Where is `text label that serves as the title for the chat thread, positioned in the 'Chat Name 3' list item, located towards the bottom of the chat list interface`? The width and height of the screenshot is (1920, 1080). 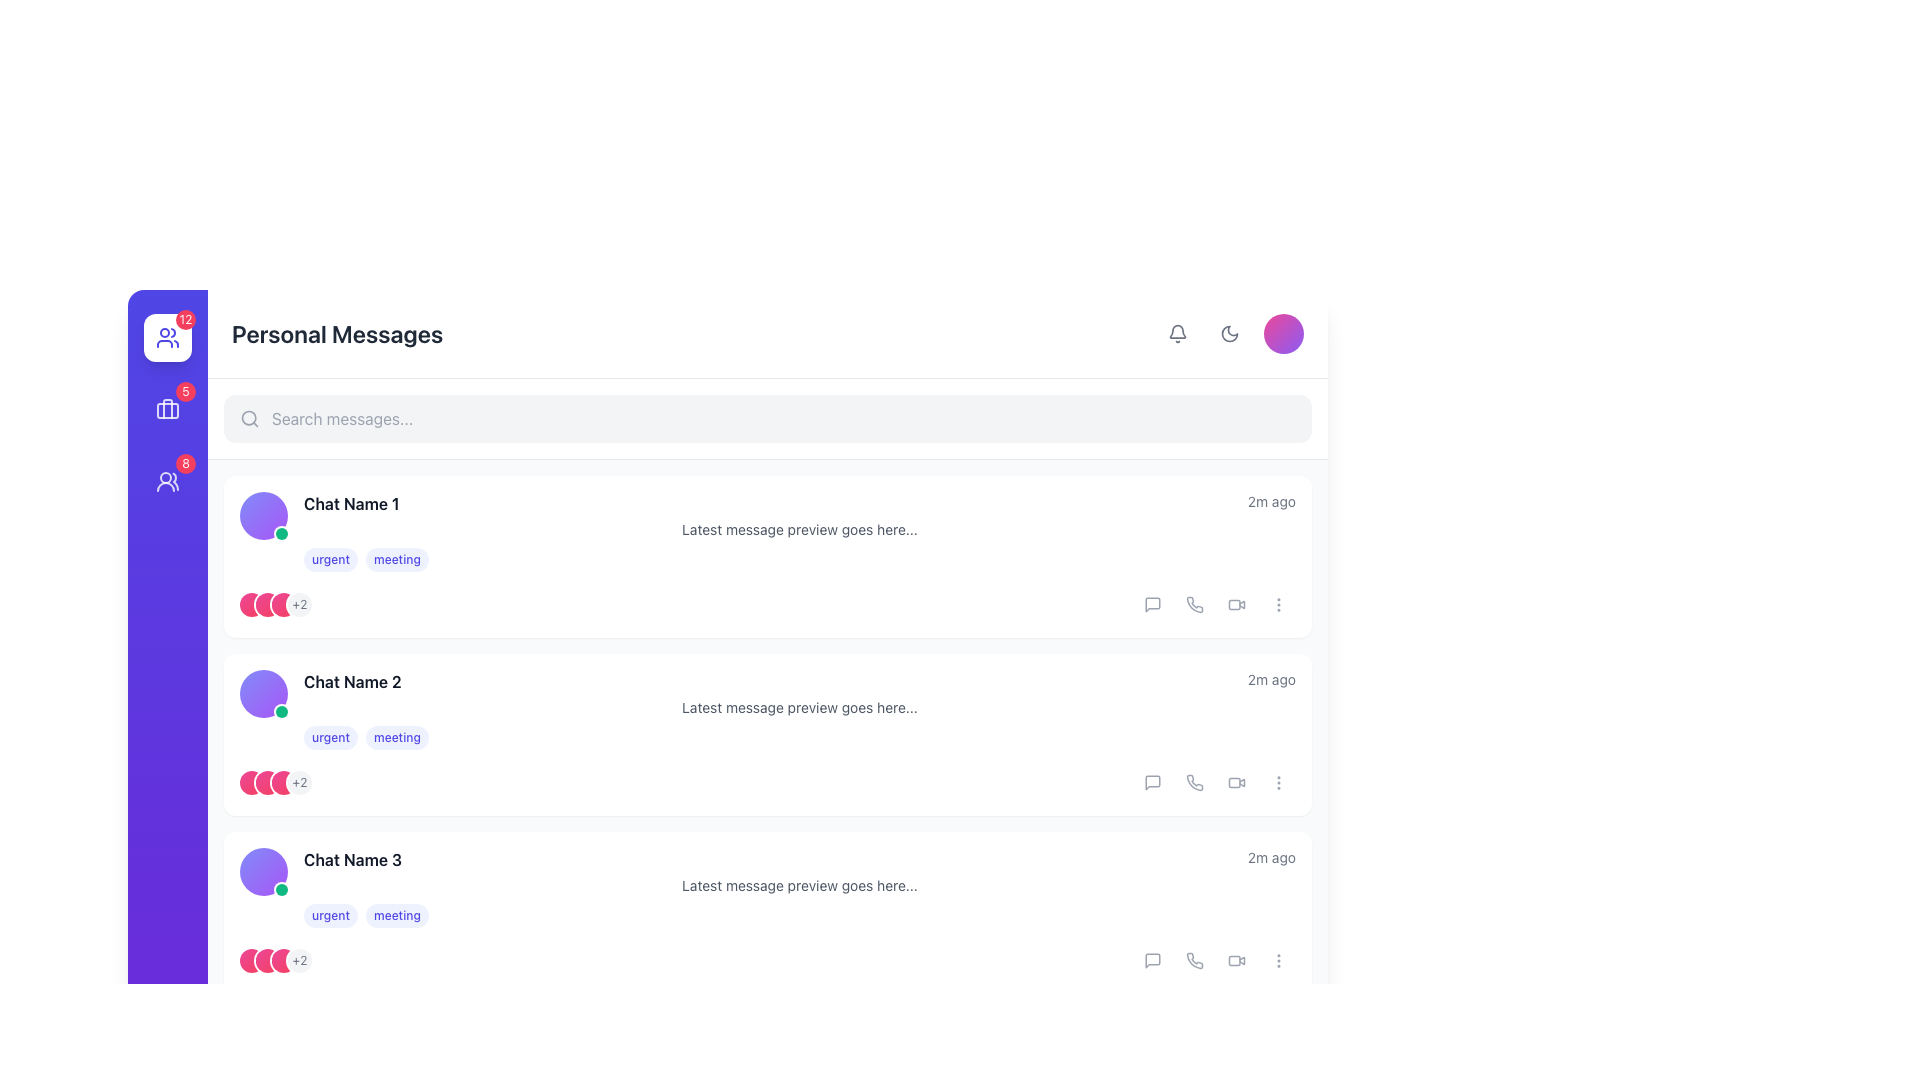 text label that serves as the title for the chat thread, positioned in the 'Chat Name 3' list item, located towards the bottom of the chat list interface is located at coordinates (353, 859).